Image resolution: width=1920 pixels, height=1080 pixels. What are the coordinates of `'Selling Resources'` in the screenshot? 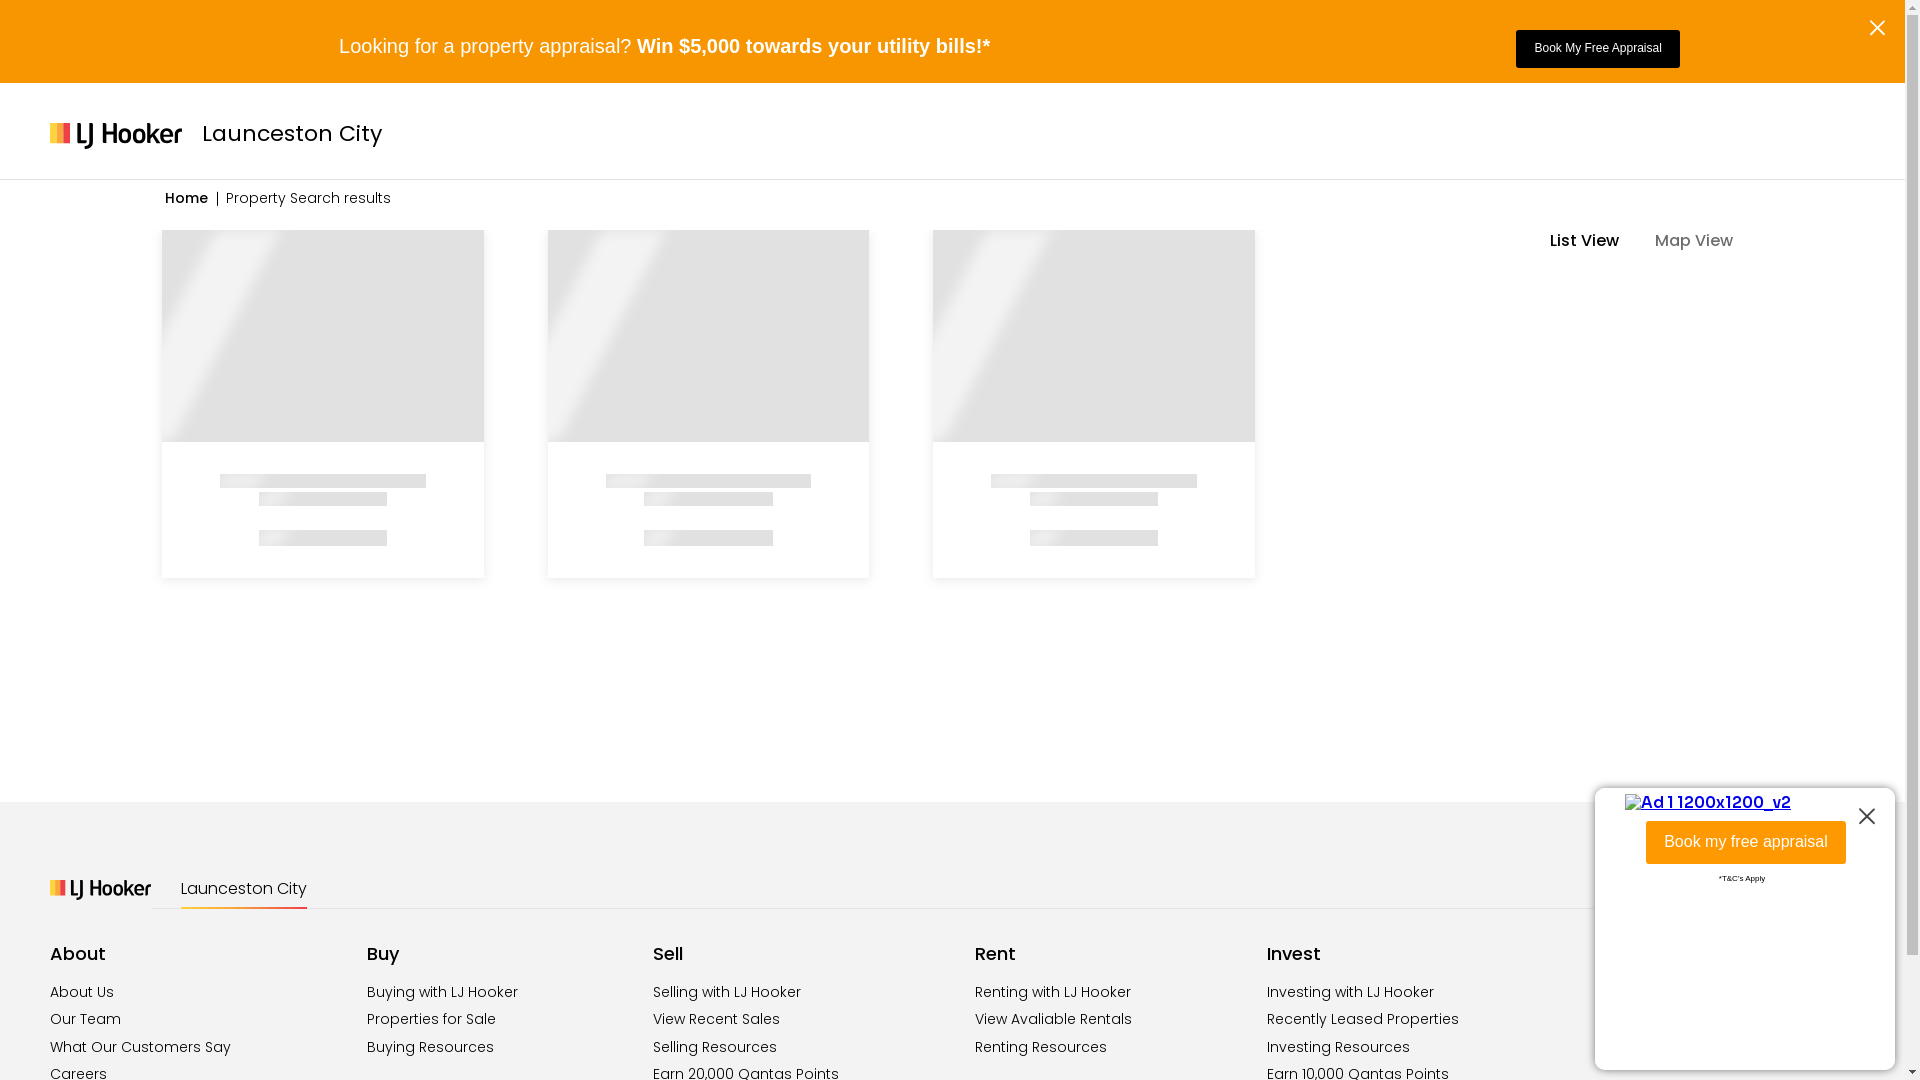 It's located at (715, 1045).